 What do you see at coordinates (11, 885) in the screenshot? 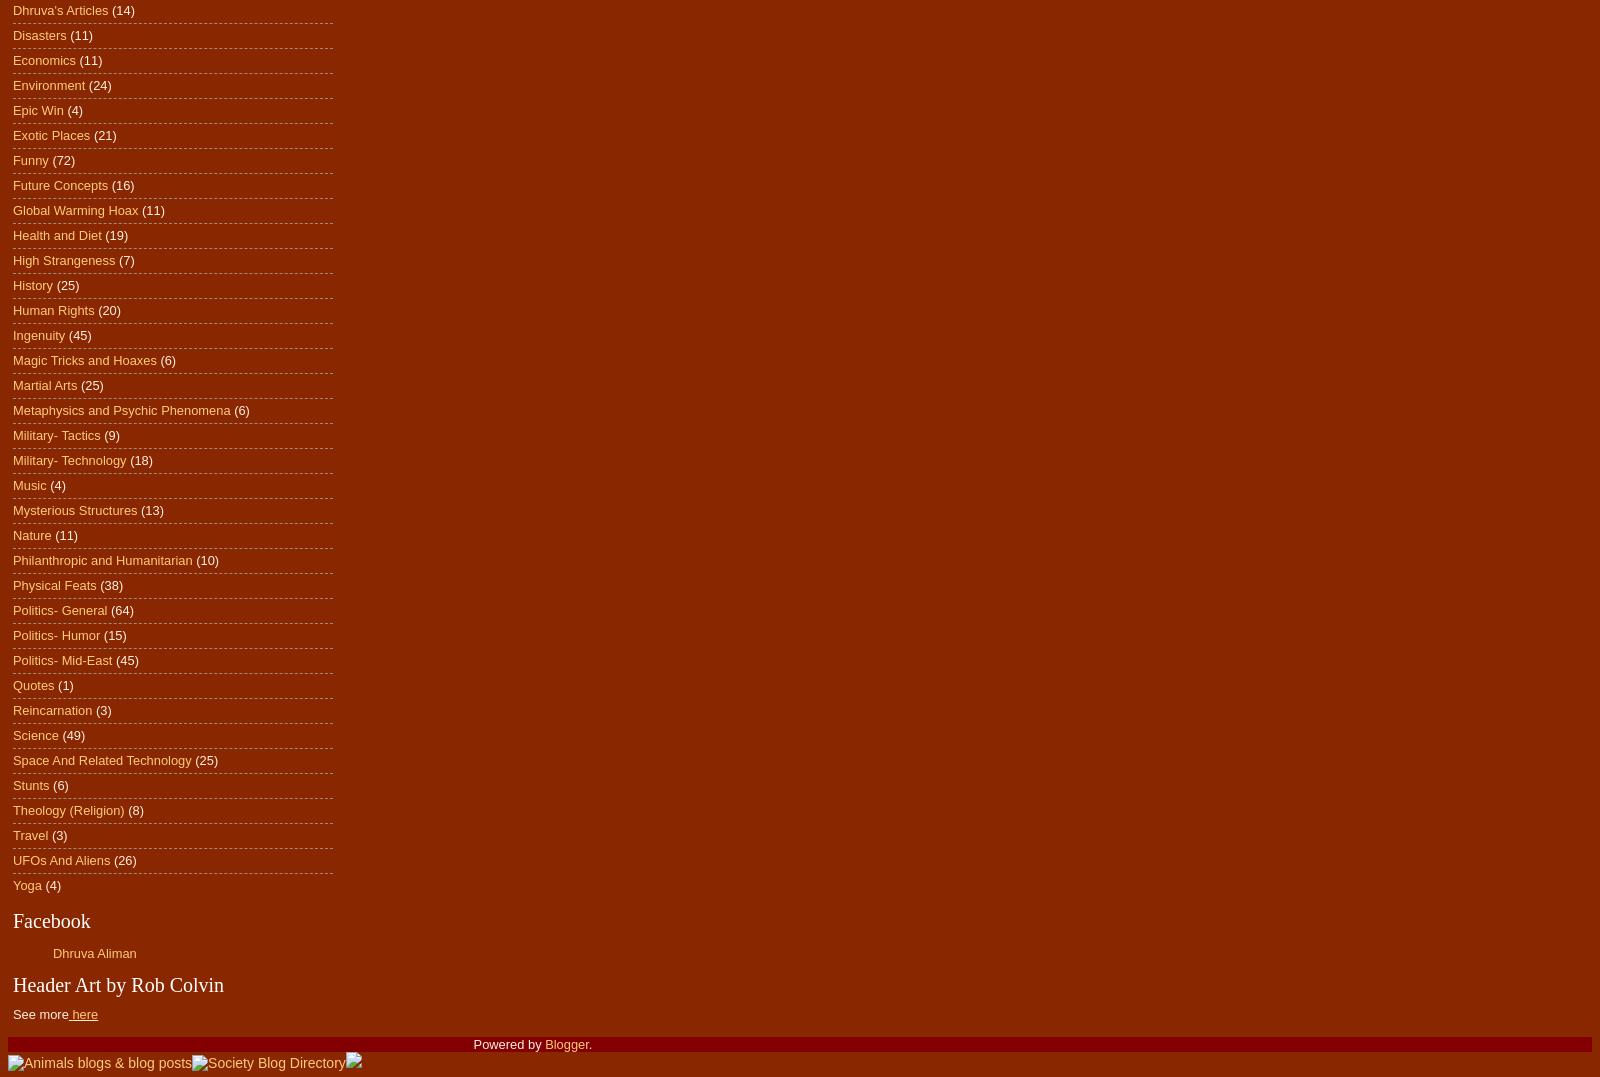
I see `'Yoga'` at bounding box center [11, 885].